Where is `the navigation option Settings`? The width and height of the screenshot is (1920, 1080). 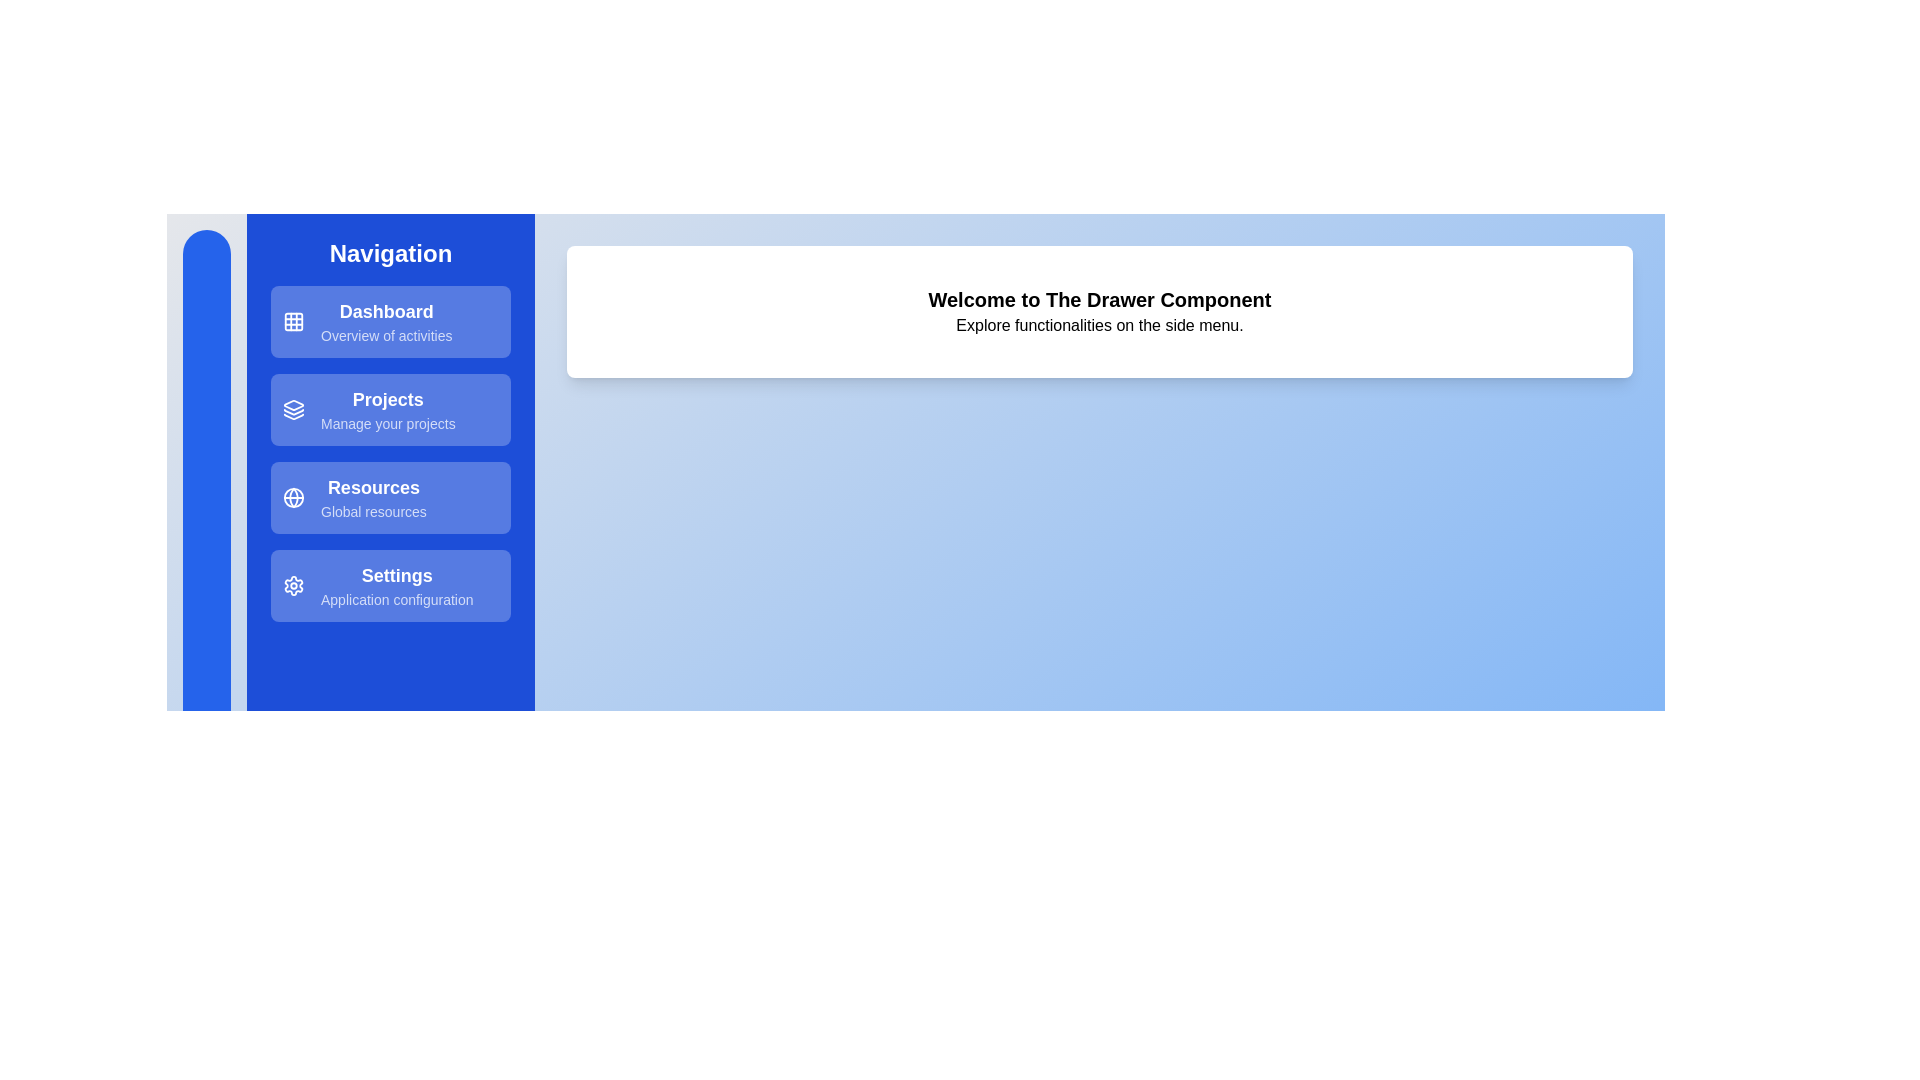 the navigation option Settings is located at coordinates (390, 585).